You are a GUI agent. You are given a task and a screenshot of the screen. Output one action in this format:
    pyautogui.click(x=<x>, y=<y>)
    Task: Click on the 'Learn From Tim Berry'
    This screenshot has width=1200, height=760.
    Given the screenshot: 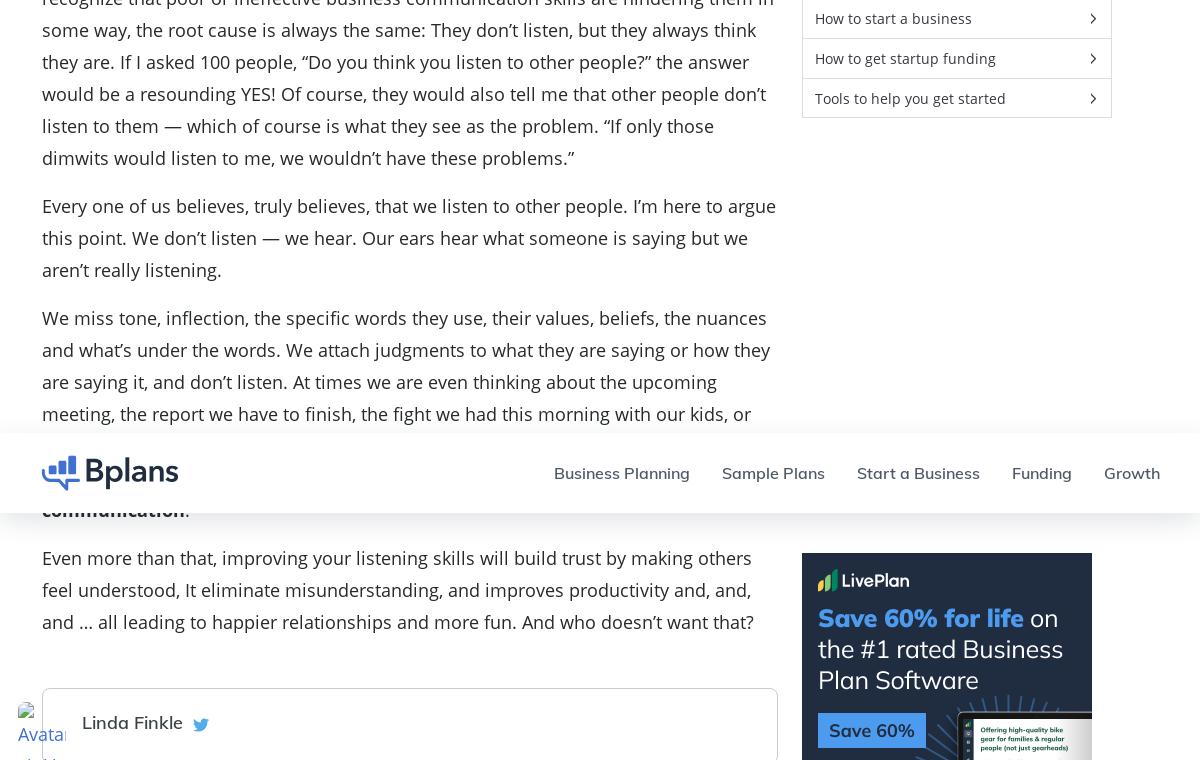 What is the action you would take?
    pyautogui.click(x=874, y=190)
    